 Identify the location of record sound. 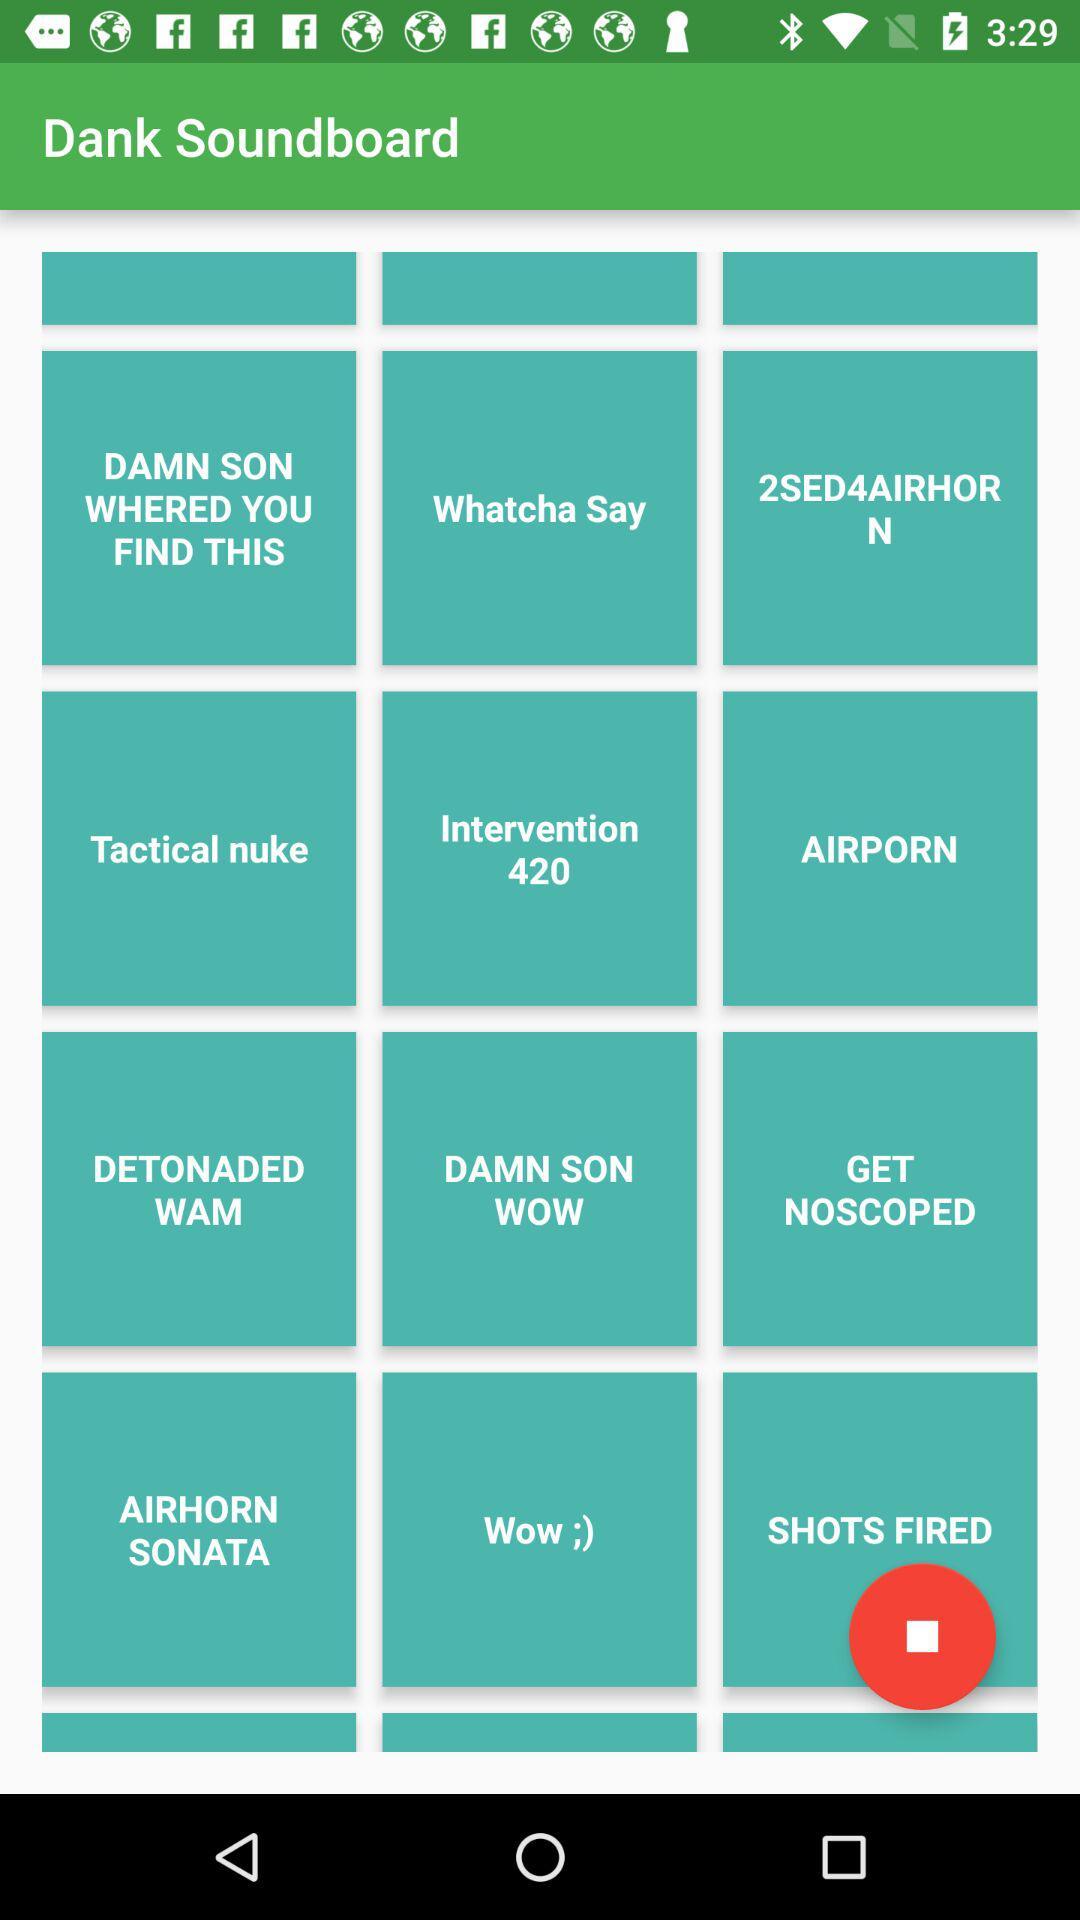
(922, 1636).